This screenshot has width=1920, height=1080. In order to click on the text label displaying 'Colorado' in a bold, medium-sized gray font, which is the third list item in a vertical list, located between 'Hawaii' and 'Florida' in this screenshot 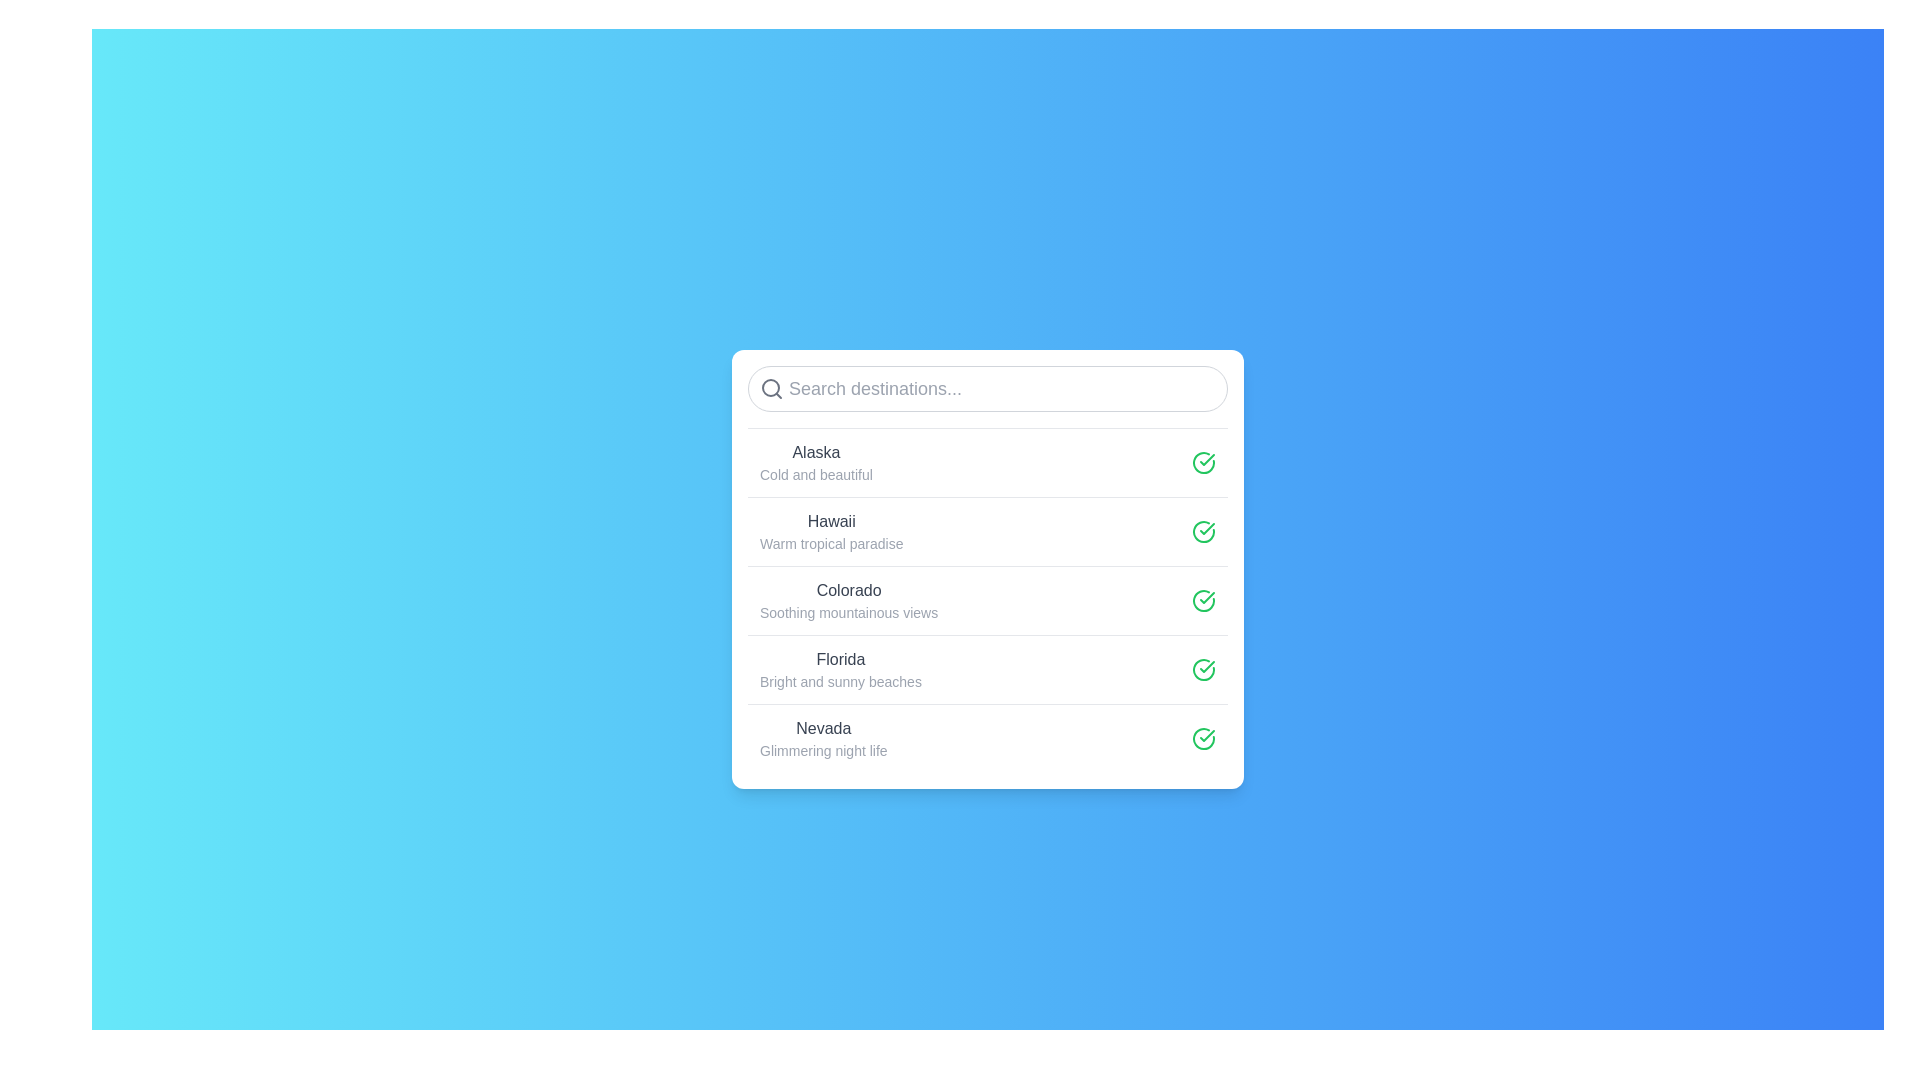, I will do `click(849, 599)`.